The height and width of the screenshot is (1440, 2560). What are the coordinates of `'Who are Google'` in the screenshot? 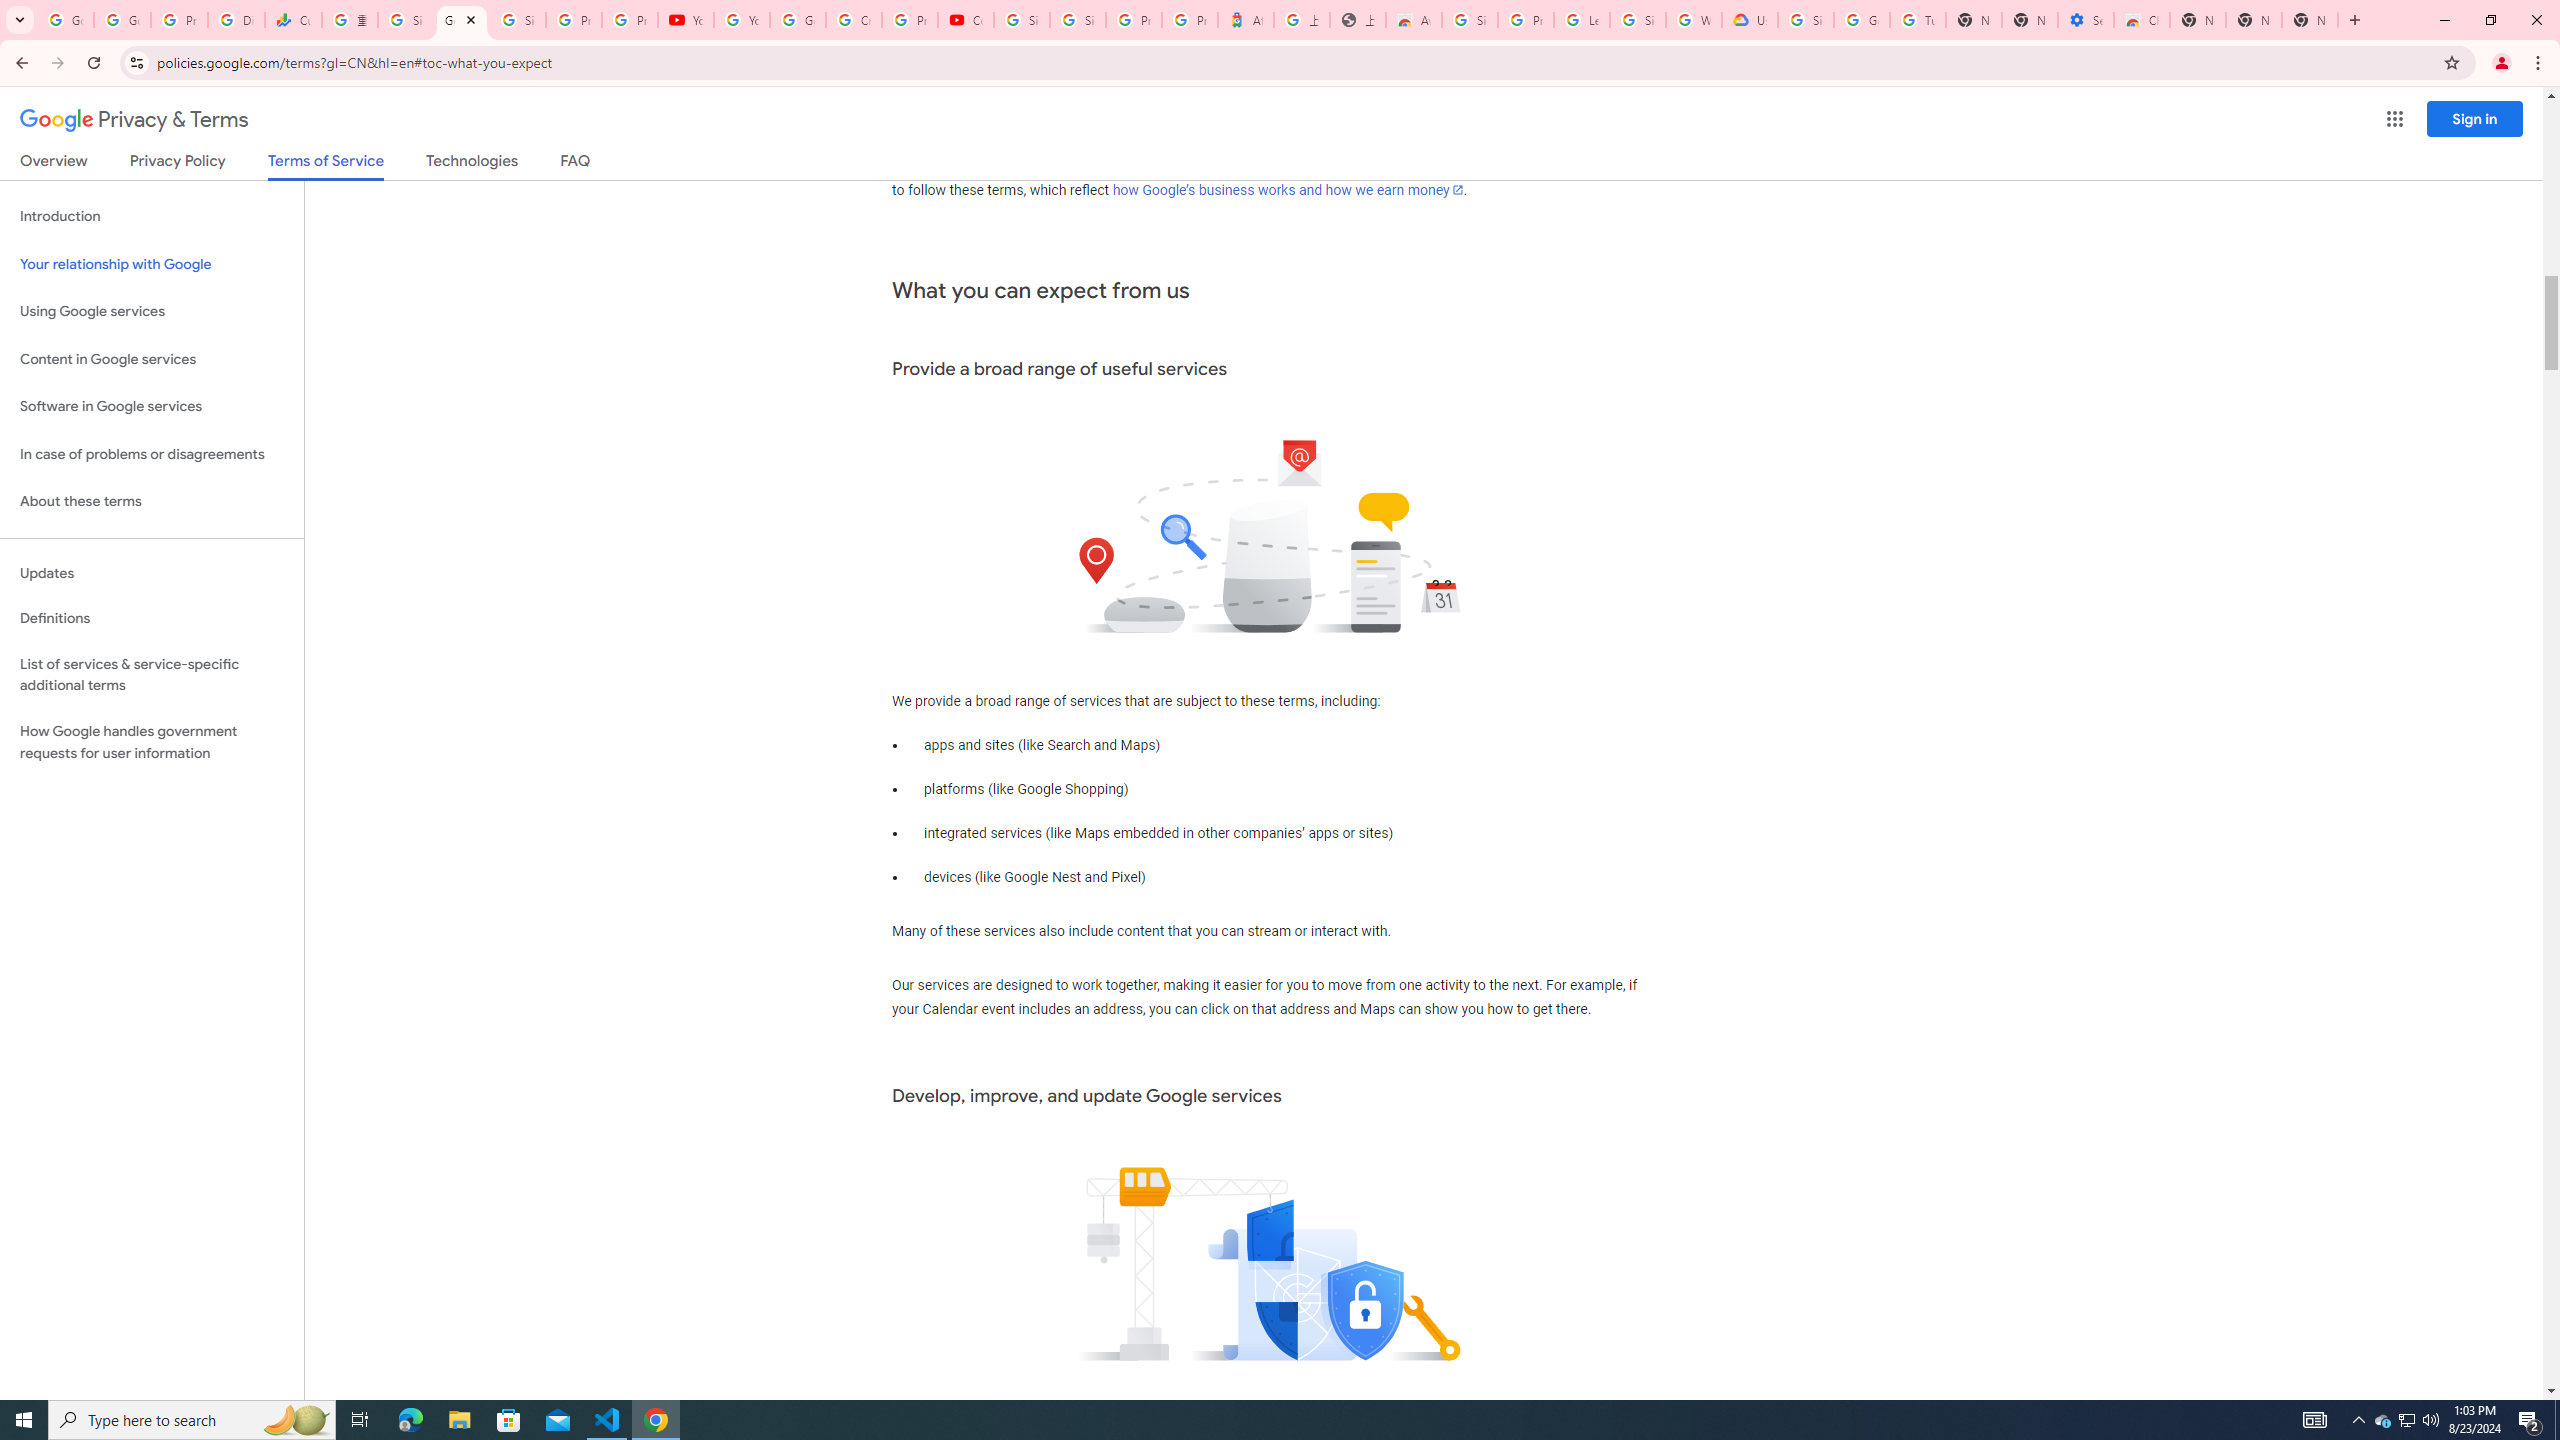 It's located at (1692, 19).